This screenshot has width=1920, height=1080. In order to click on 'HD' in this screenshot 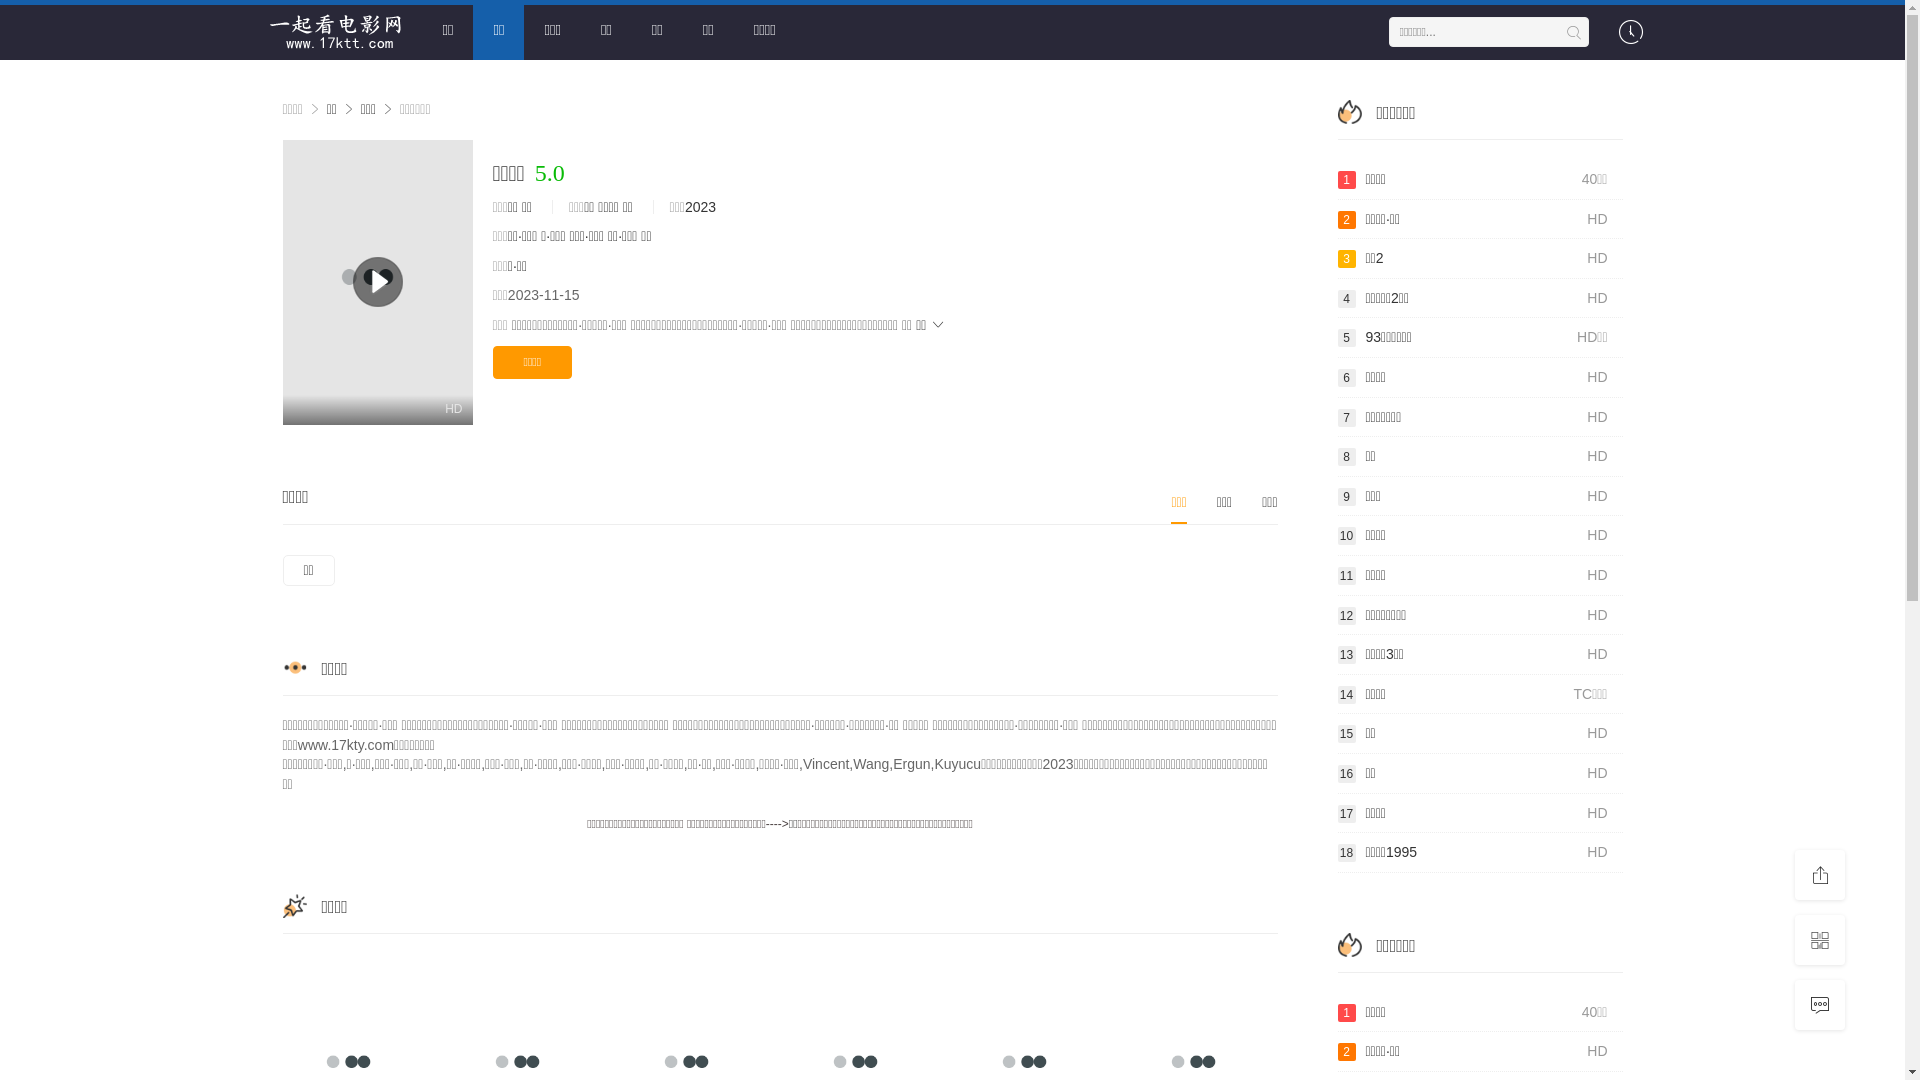, I will do `click(377, 282)`.